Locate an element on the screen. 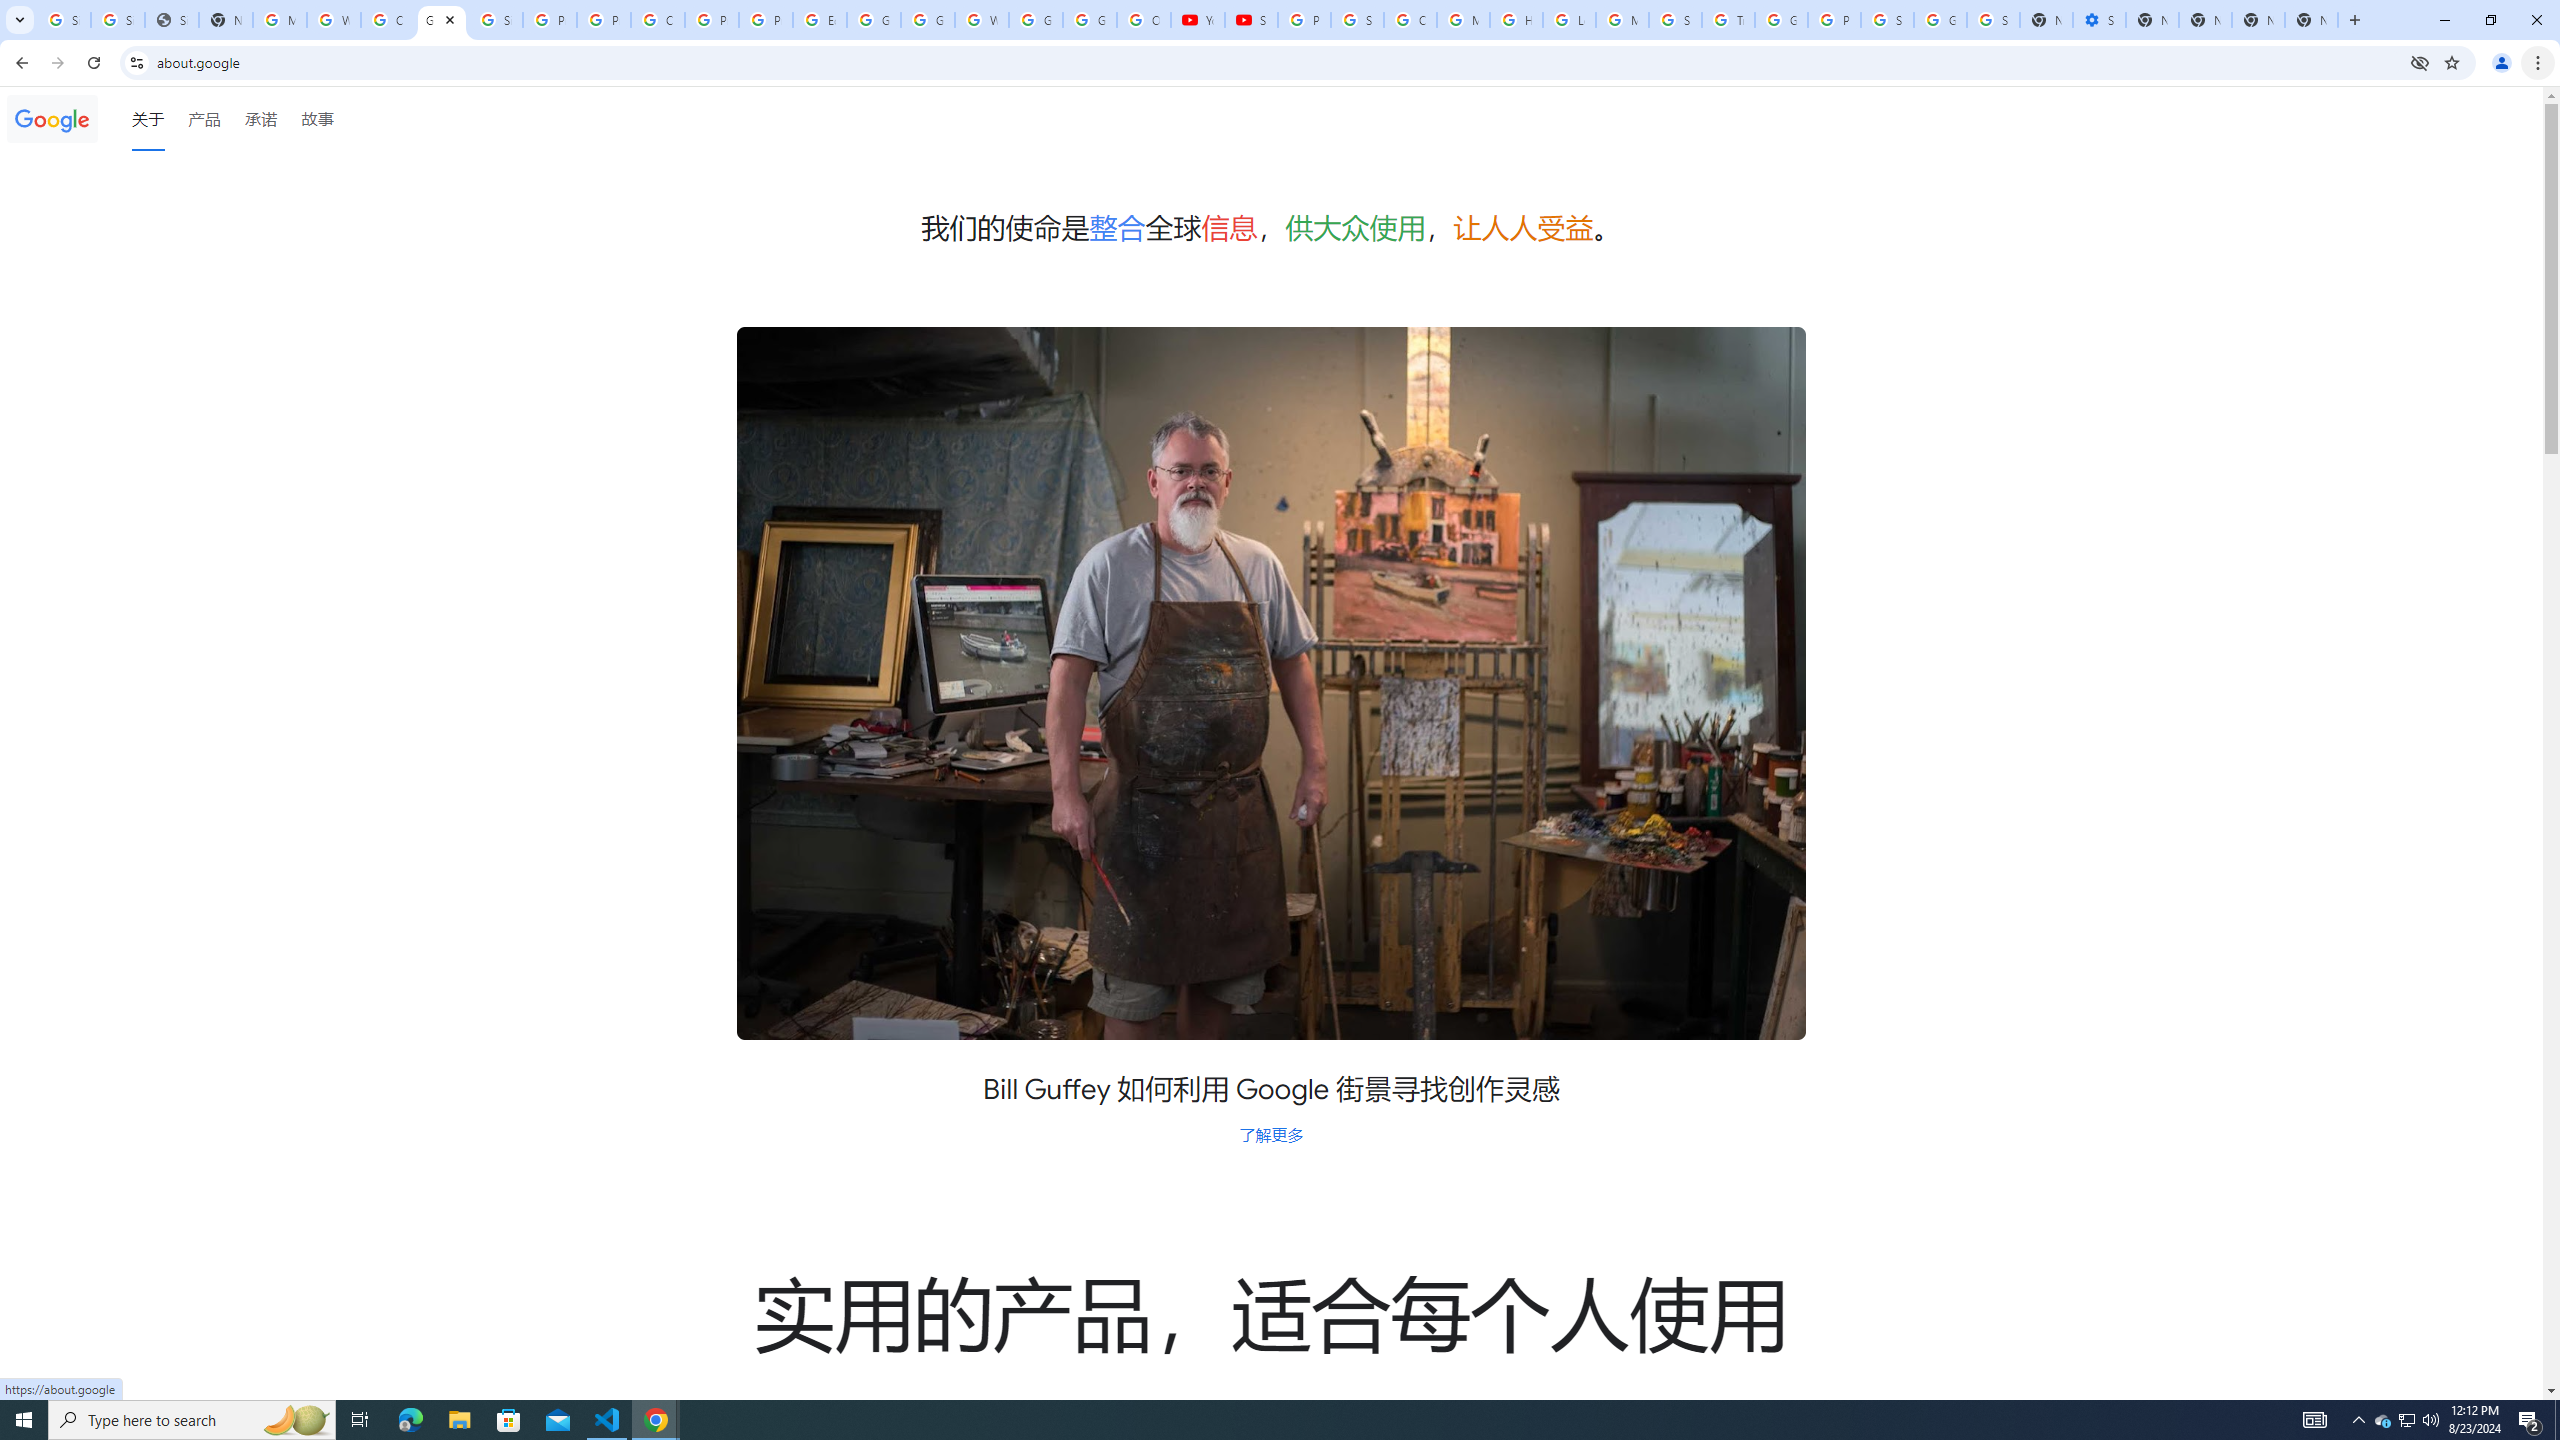  'Sign in - Google Accounts' is located at coordinates (1993, 19).